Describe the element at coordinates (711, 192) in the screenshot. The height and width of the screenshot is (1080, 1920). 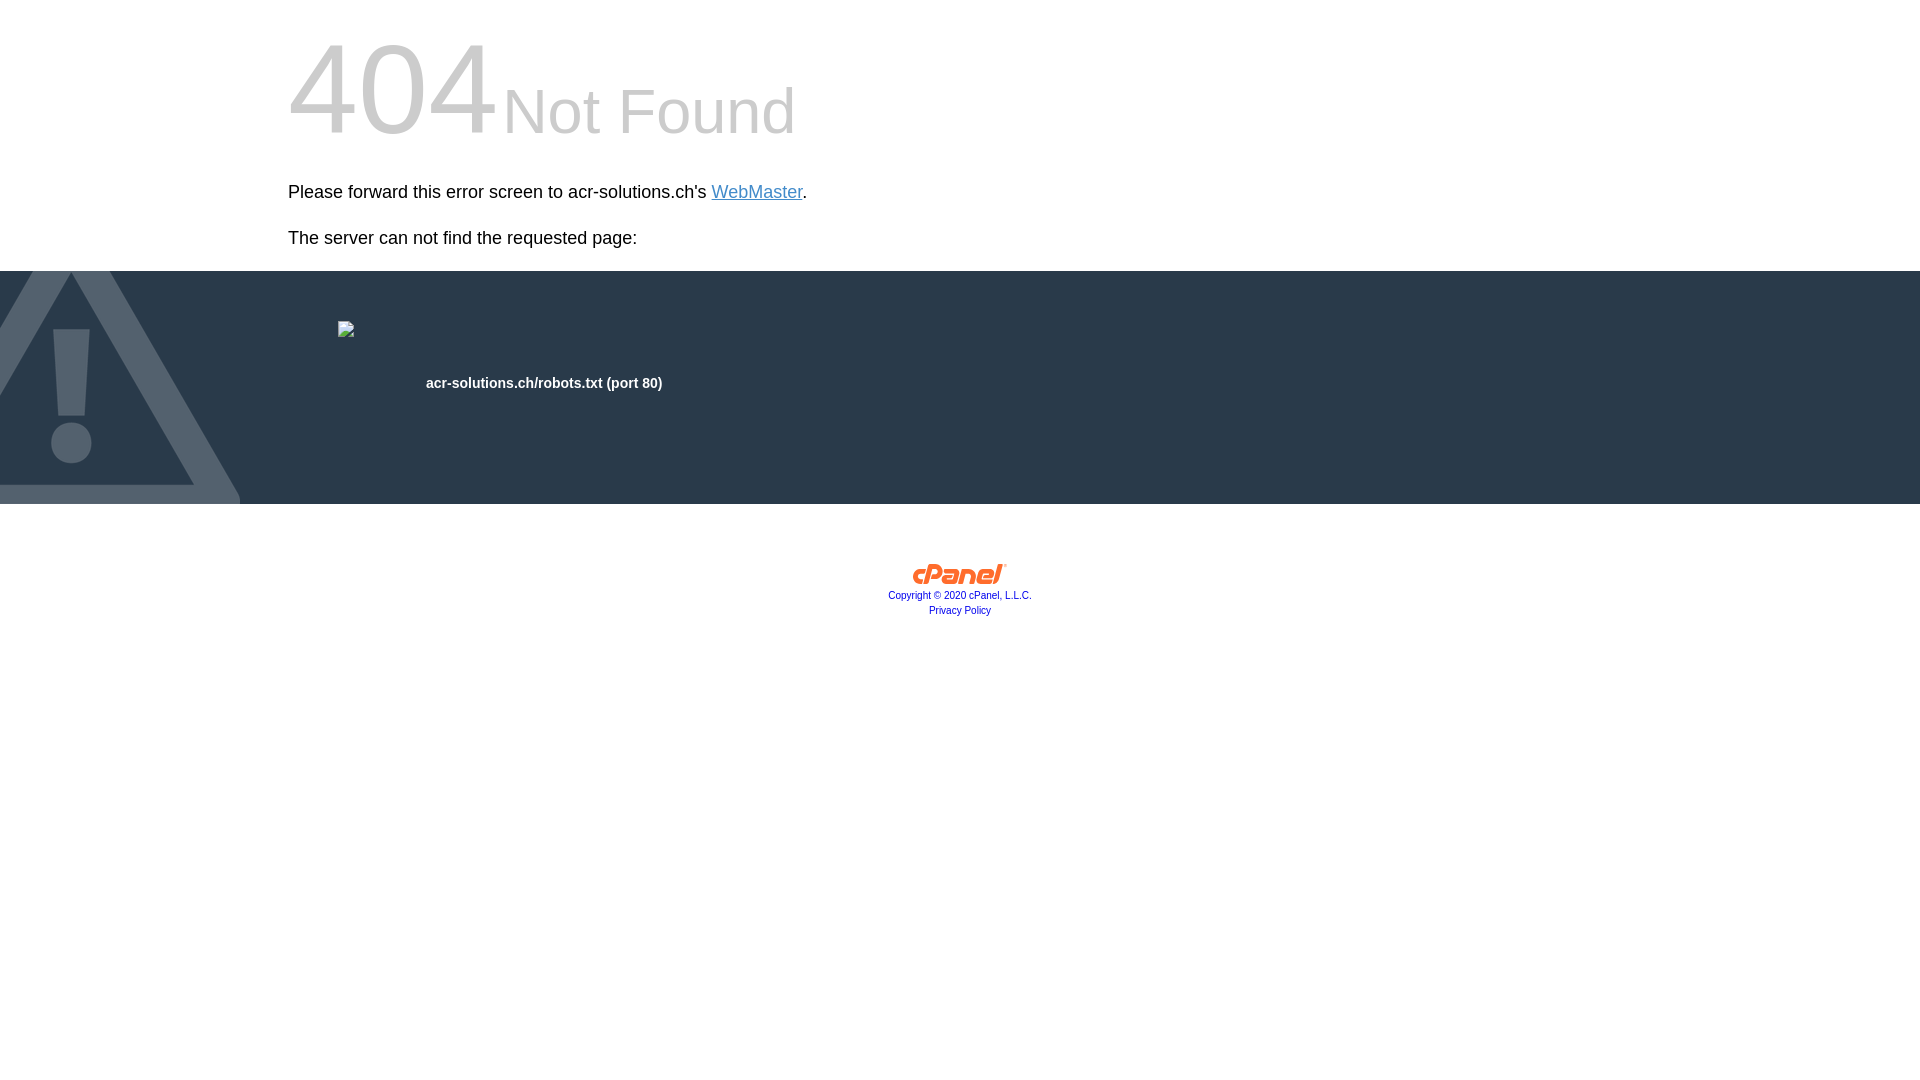
I see `'WebMaster'` at that location.